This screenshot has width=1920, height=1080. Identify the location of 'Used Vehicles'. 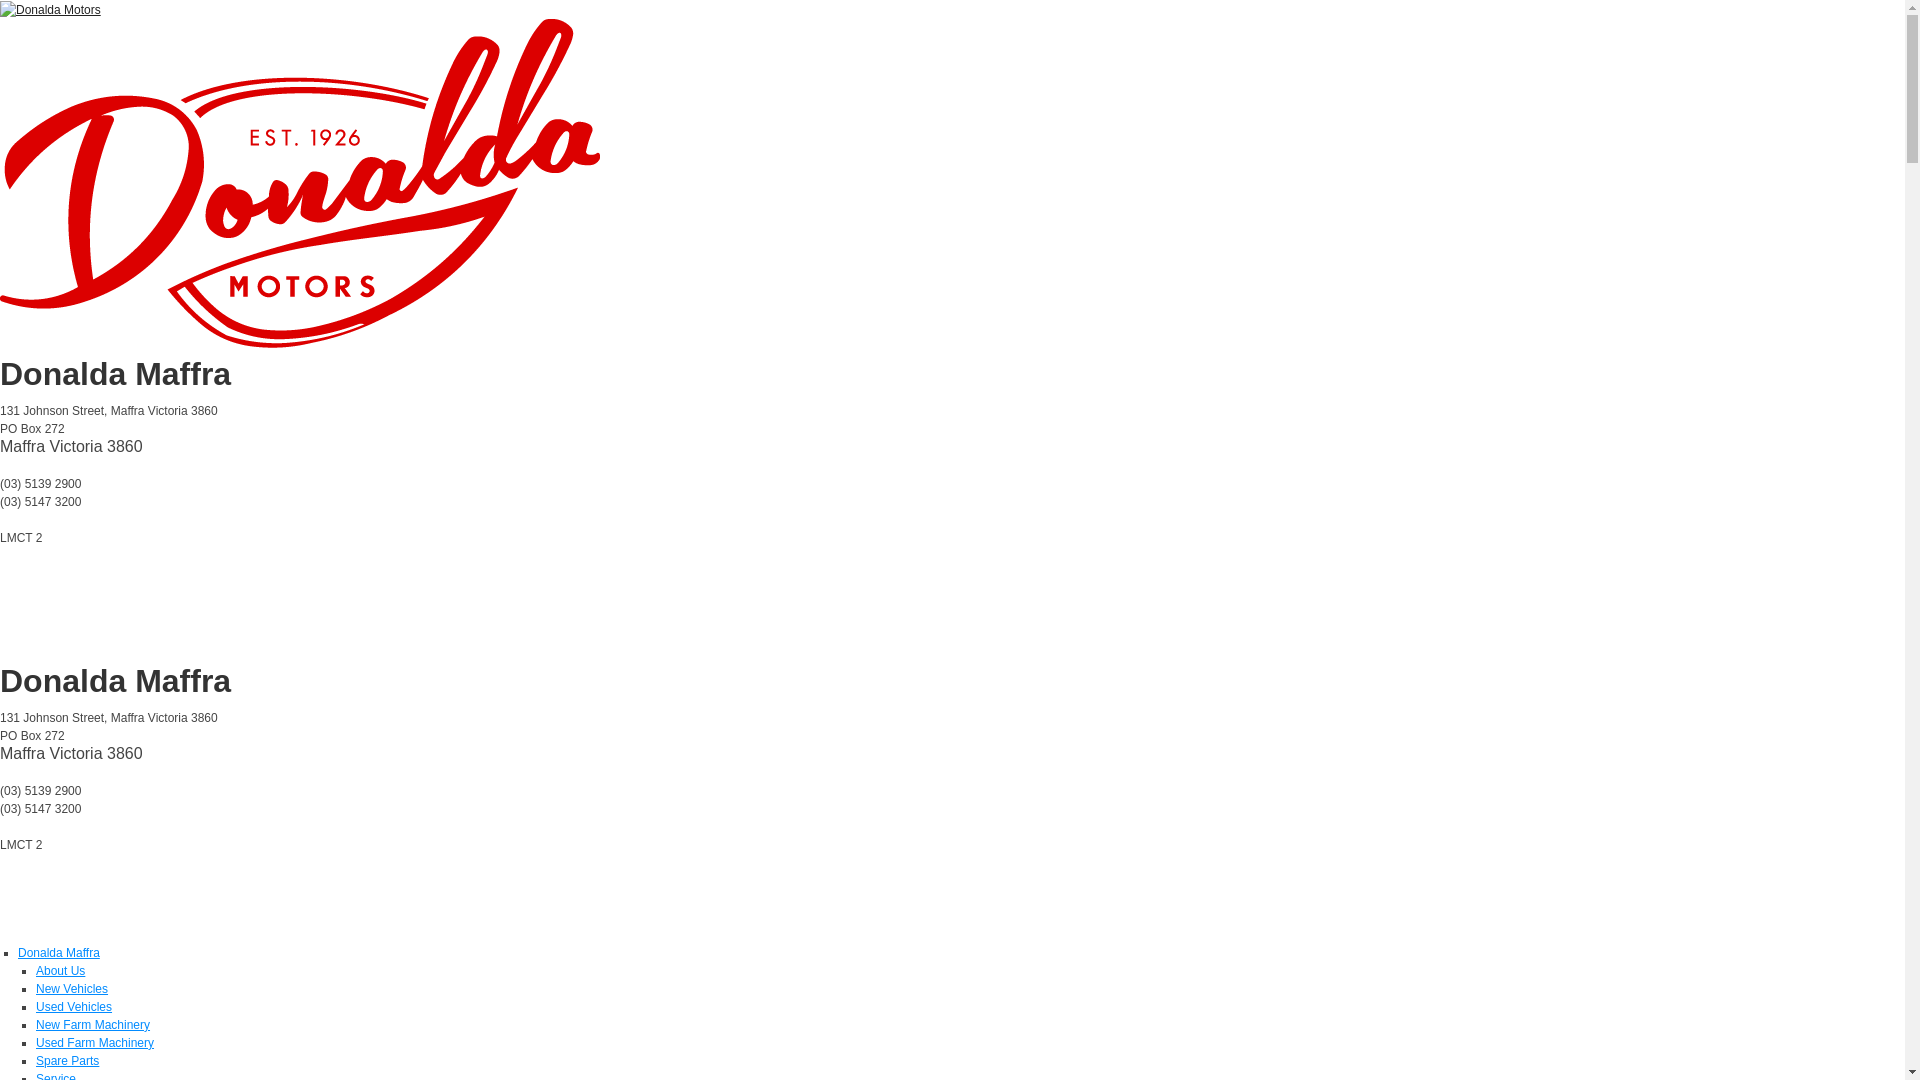
(35, 1006).